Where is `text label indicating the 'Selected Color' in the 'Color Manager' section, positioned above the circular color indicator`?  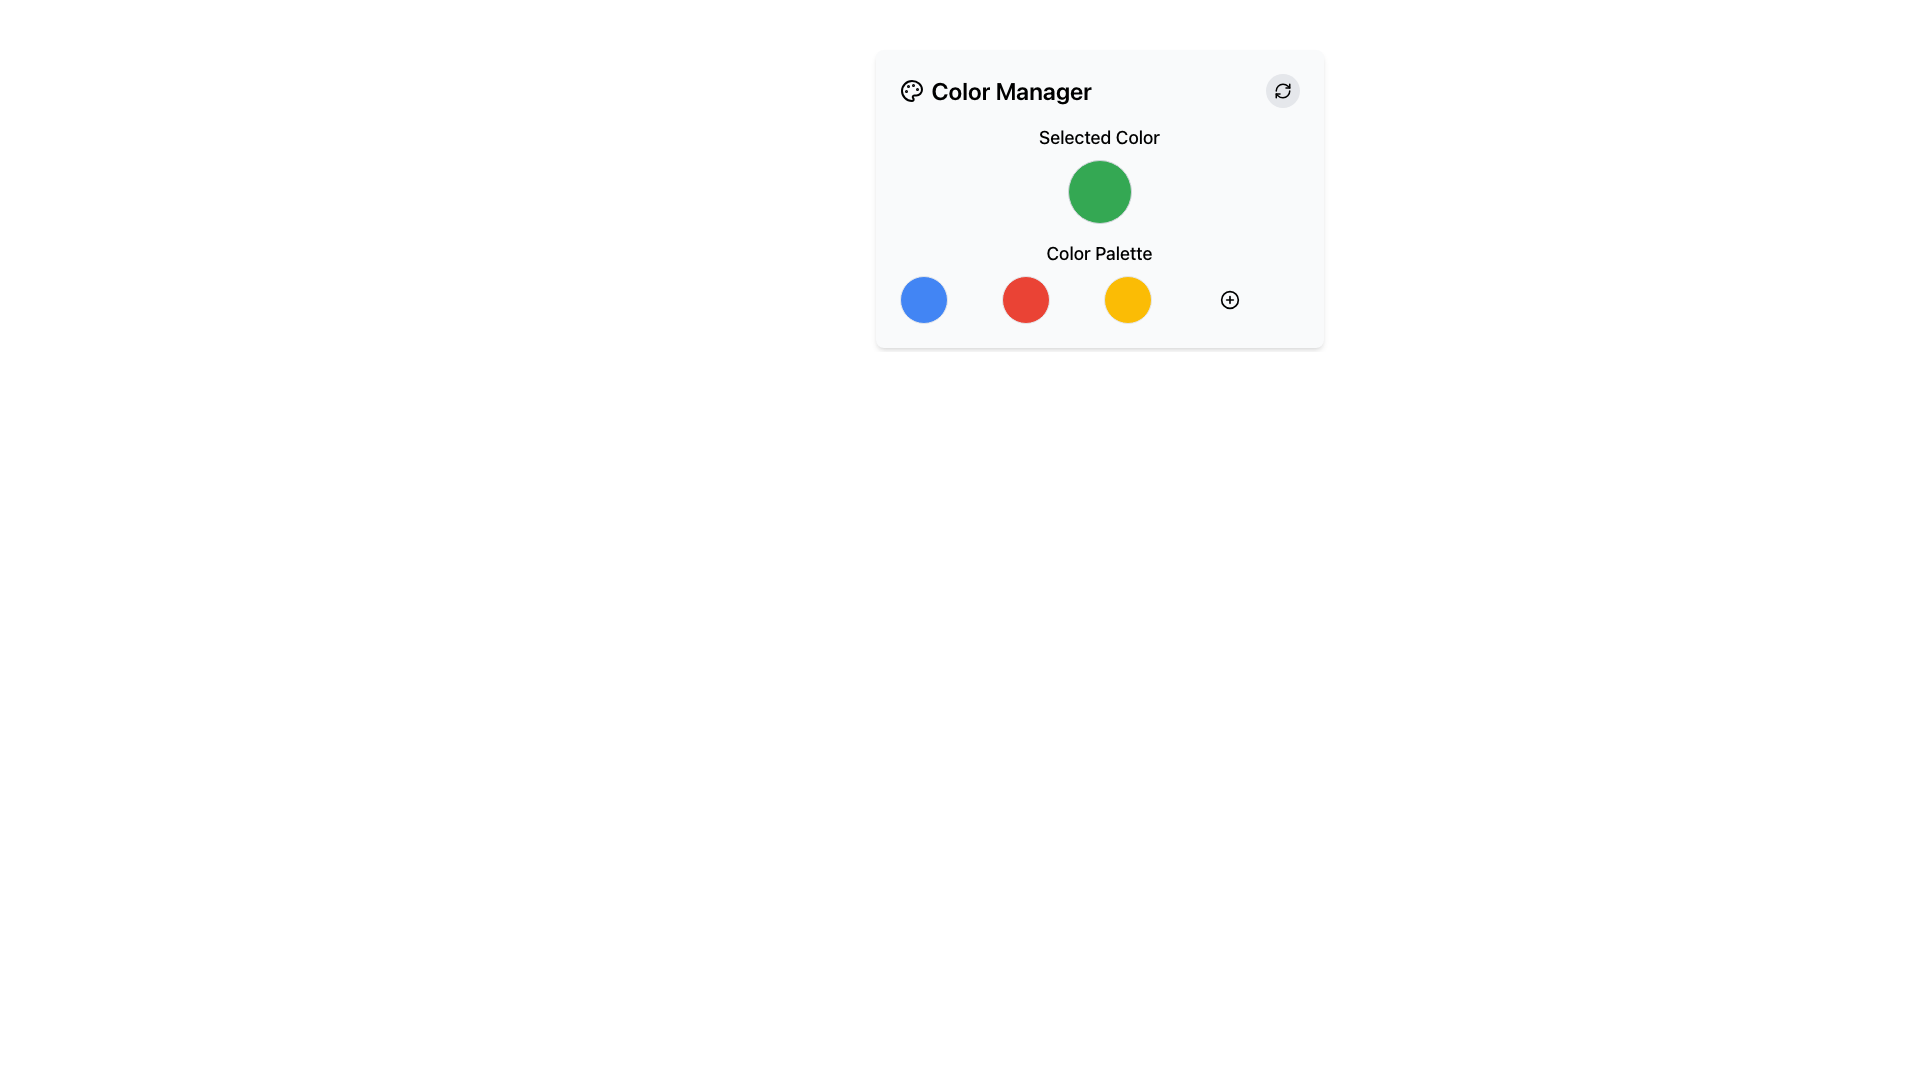
text label indicating the 'Selected Color' in the 'Color Manager' section, positioned above the circular color indicator is located at coordinates (1098, 137).